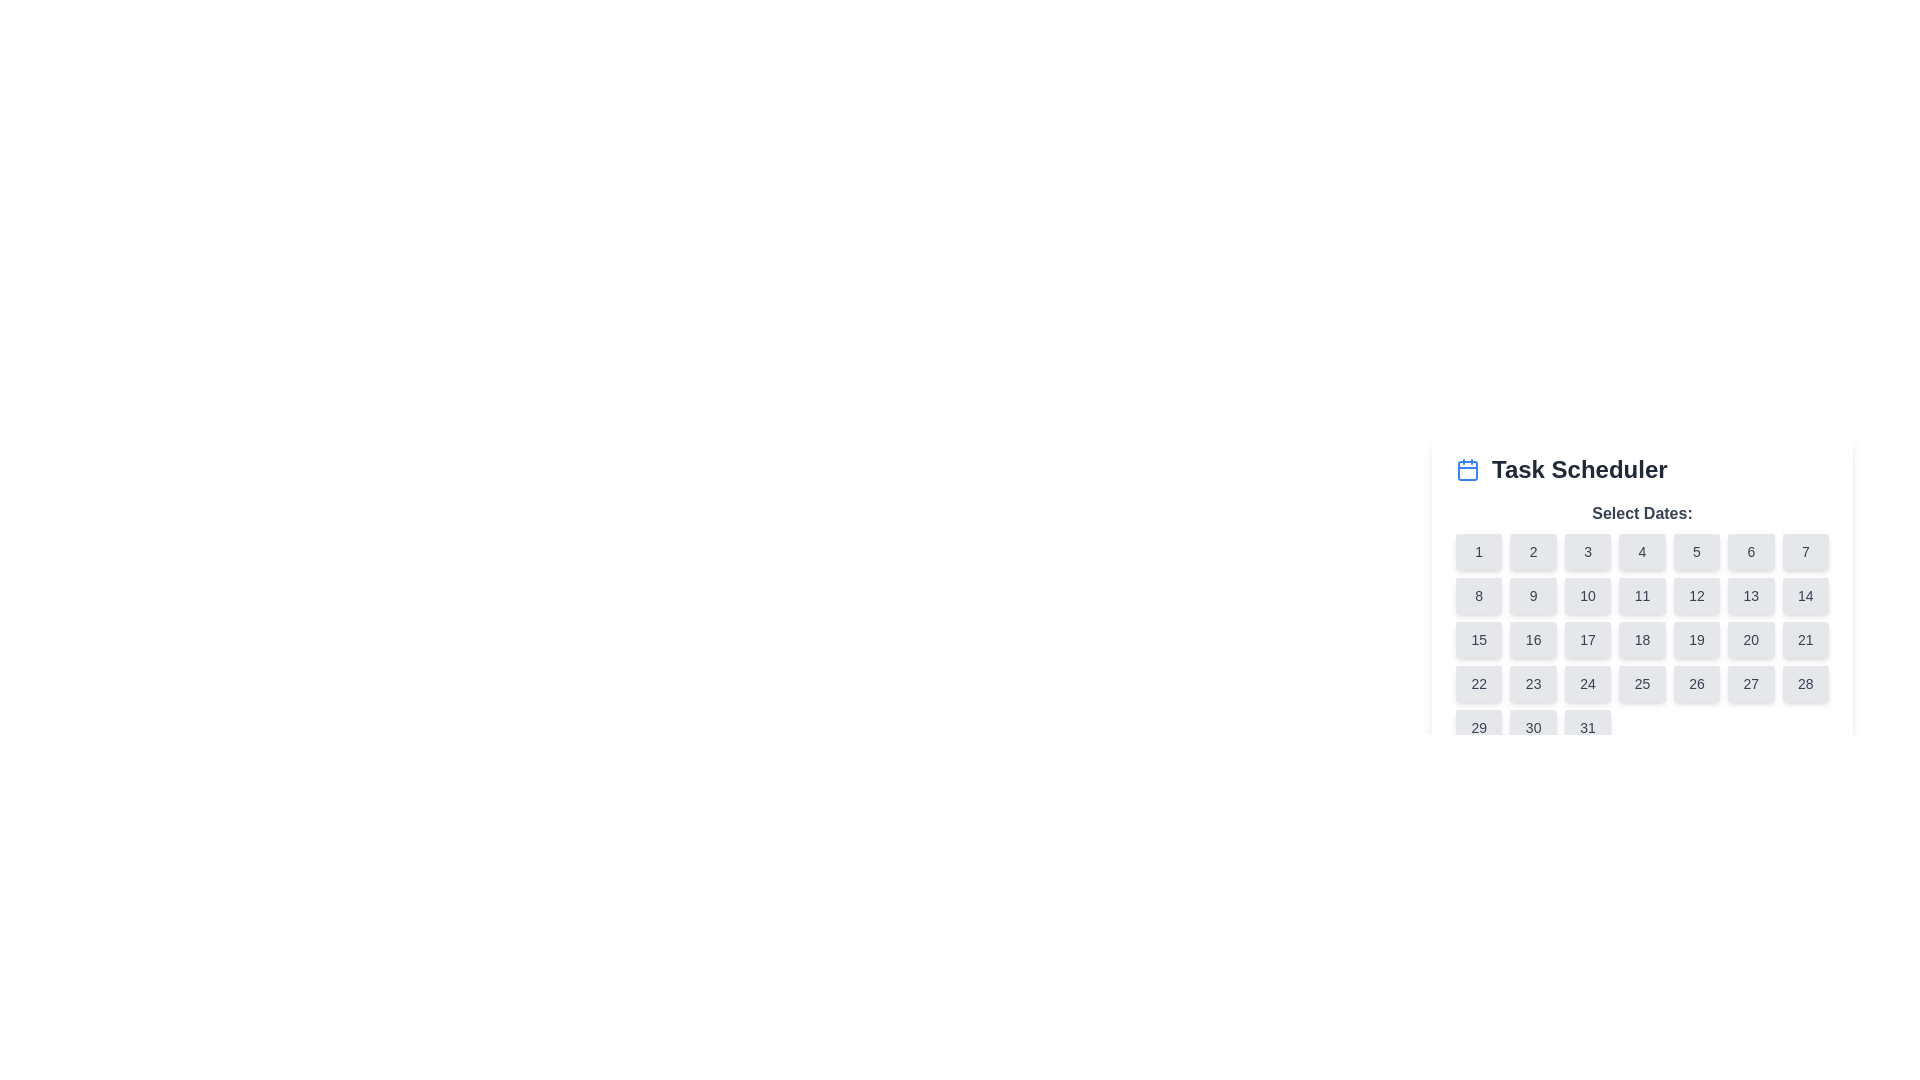  I want to click on the selectable day button representing the 30th date in the calendar interface, so click(1532, 728).